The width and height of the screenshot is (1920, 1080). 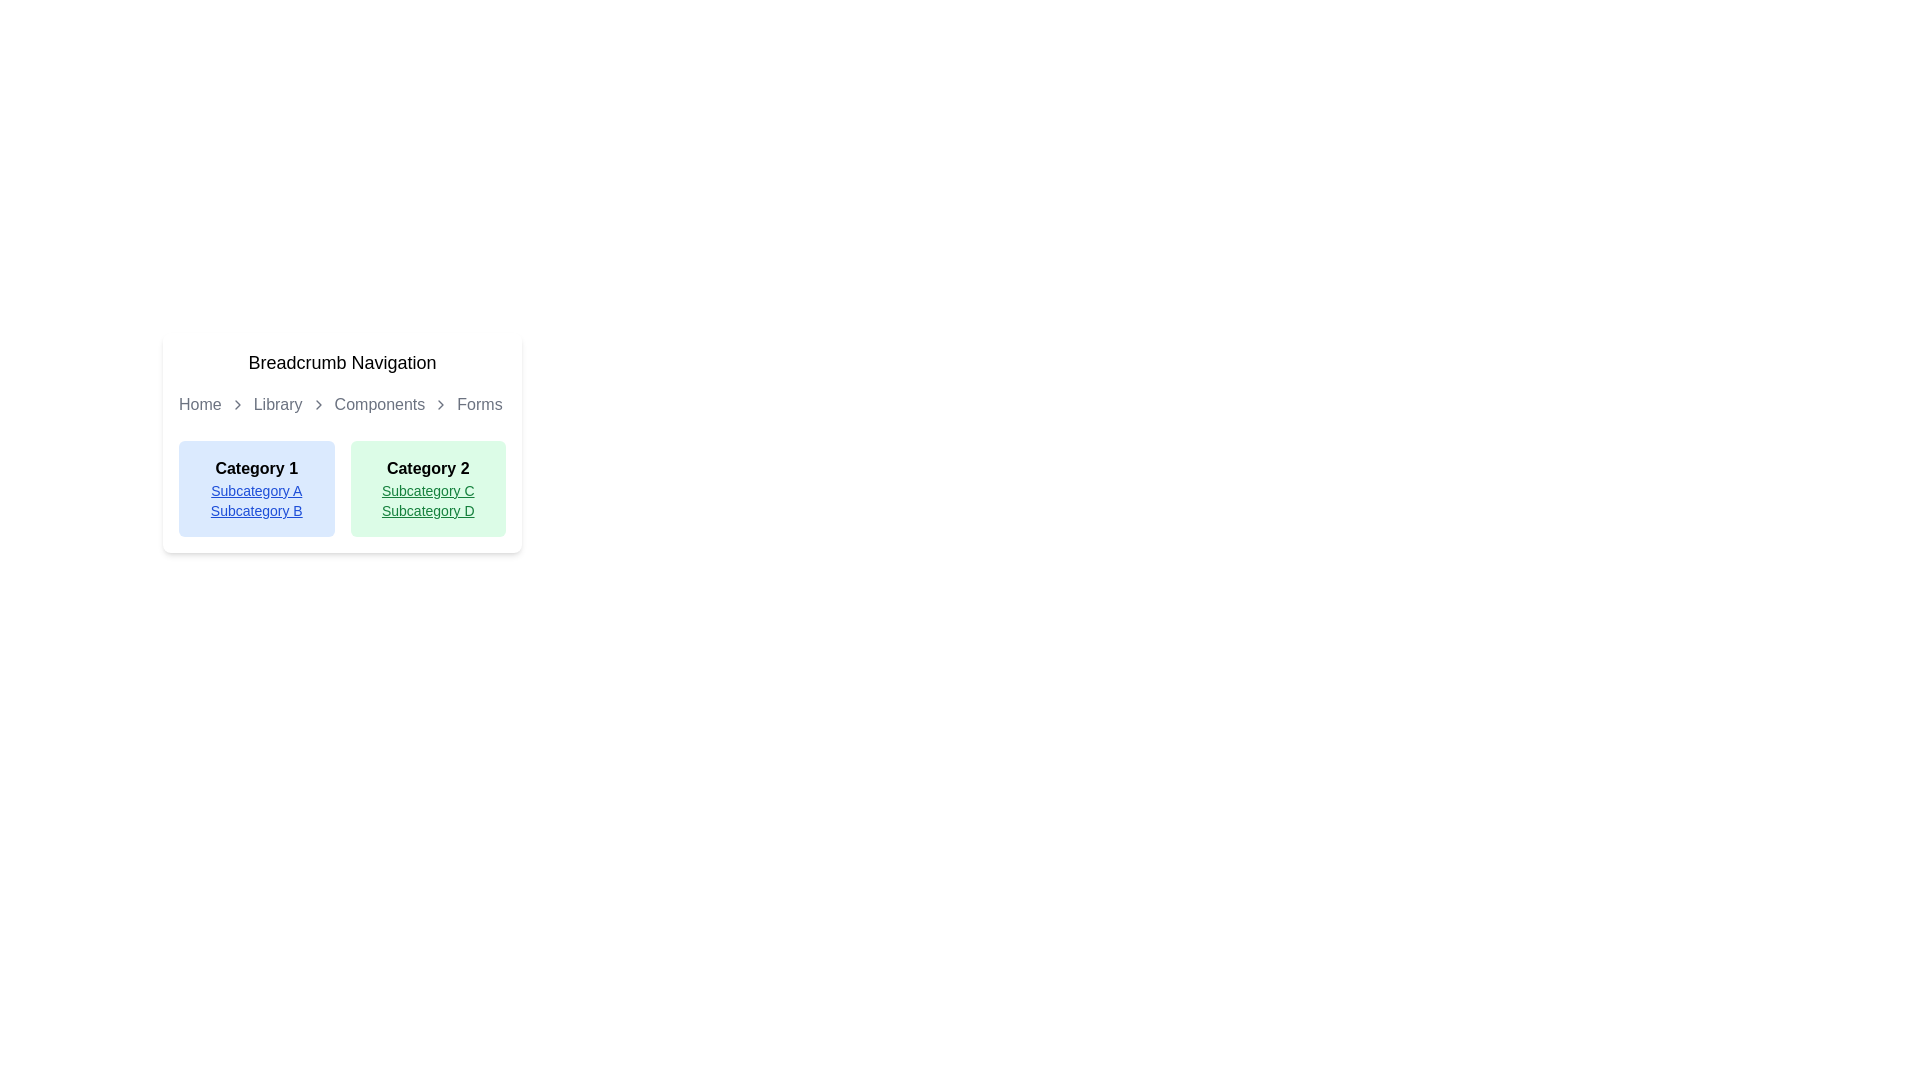 I want to click on the text label referencing 'Subcategory B' under 'Category 1', so click(x=255, y=509).